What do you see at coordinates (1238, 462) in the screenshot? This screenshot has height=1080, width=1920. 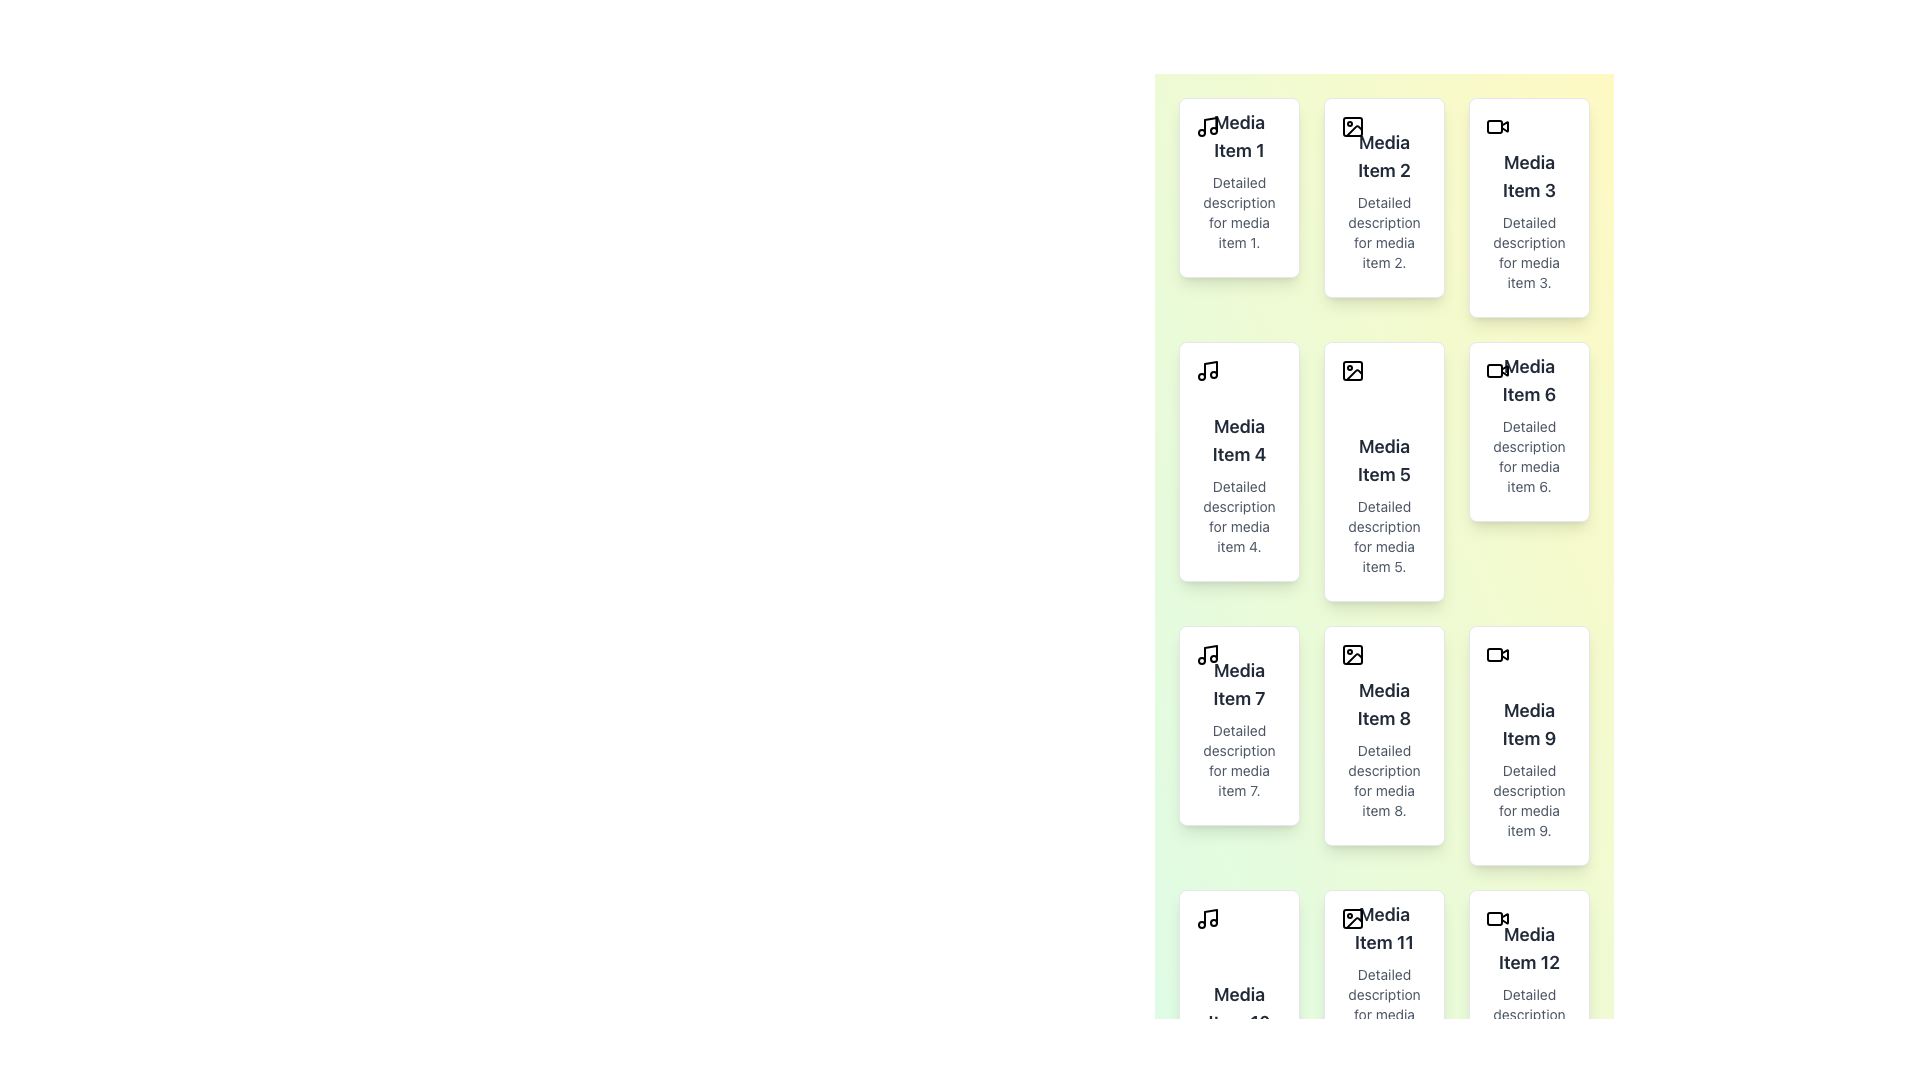 I see `the content of the card titled 'Media Item 4' which is located in the second column of the second row of a grid layout` at bounding box center [1238, 462].